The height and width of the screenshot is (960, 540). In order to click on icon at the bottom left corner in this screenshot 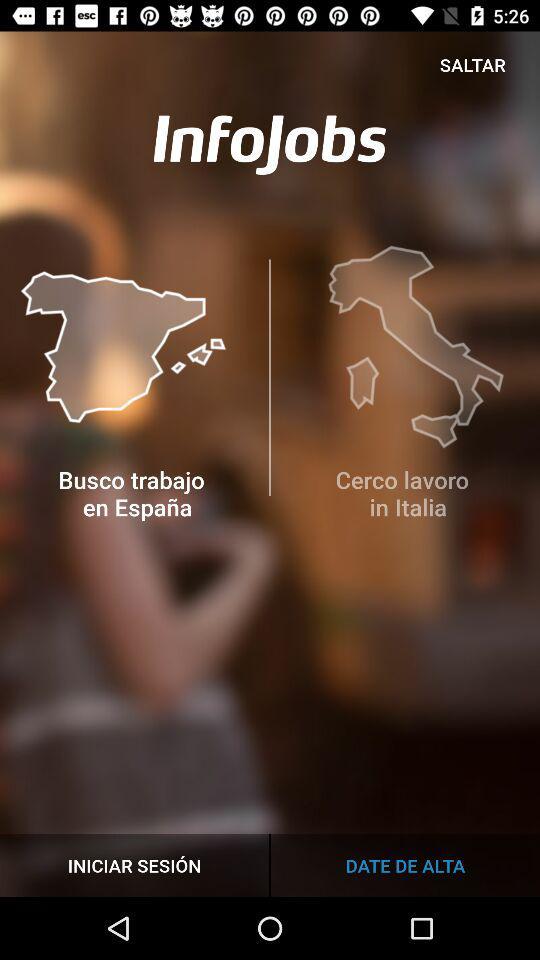, I will do `click(134, 864)`.